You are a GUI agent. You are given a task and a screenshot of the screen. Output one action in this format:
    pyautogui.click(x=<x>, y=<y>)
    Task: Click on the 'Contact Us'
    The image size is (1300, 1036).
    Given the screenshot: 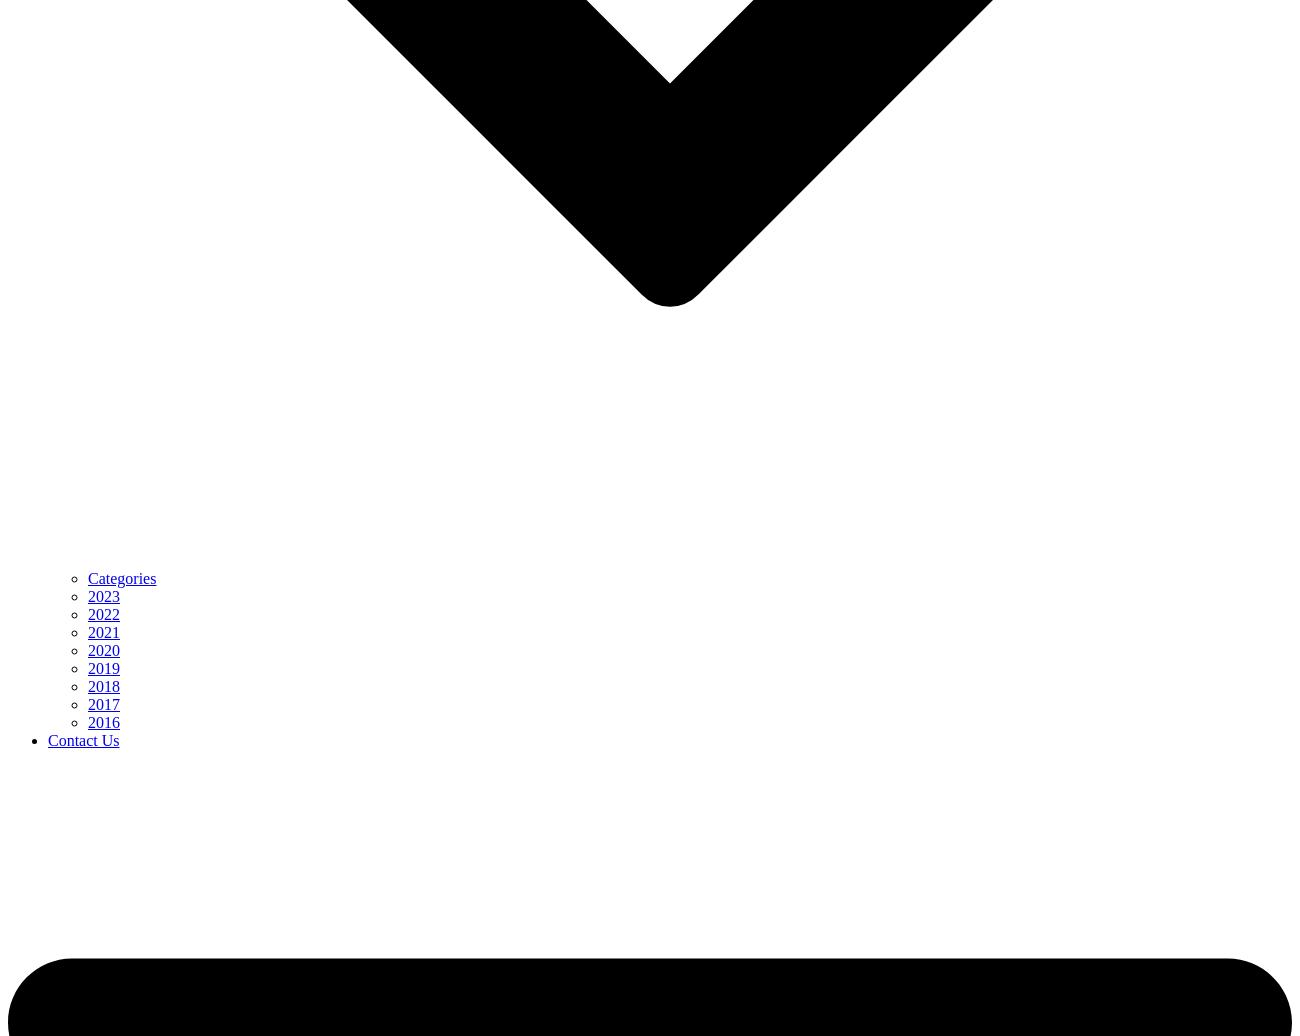 What is the action you would take?
    pyautogui.click(x=46, y=740)
    